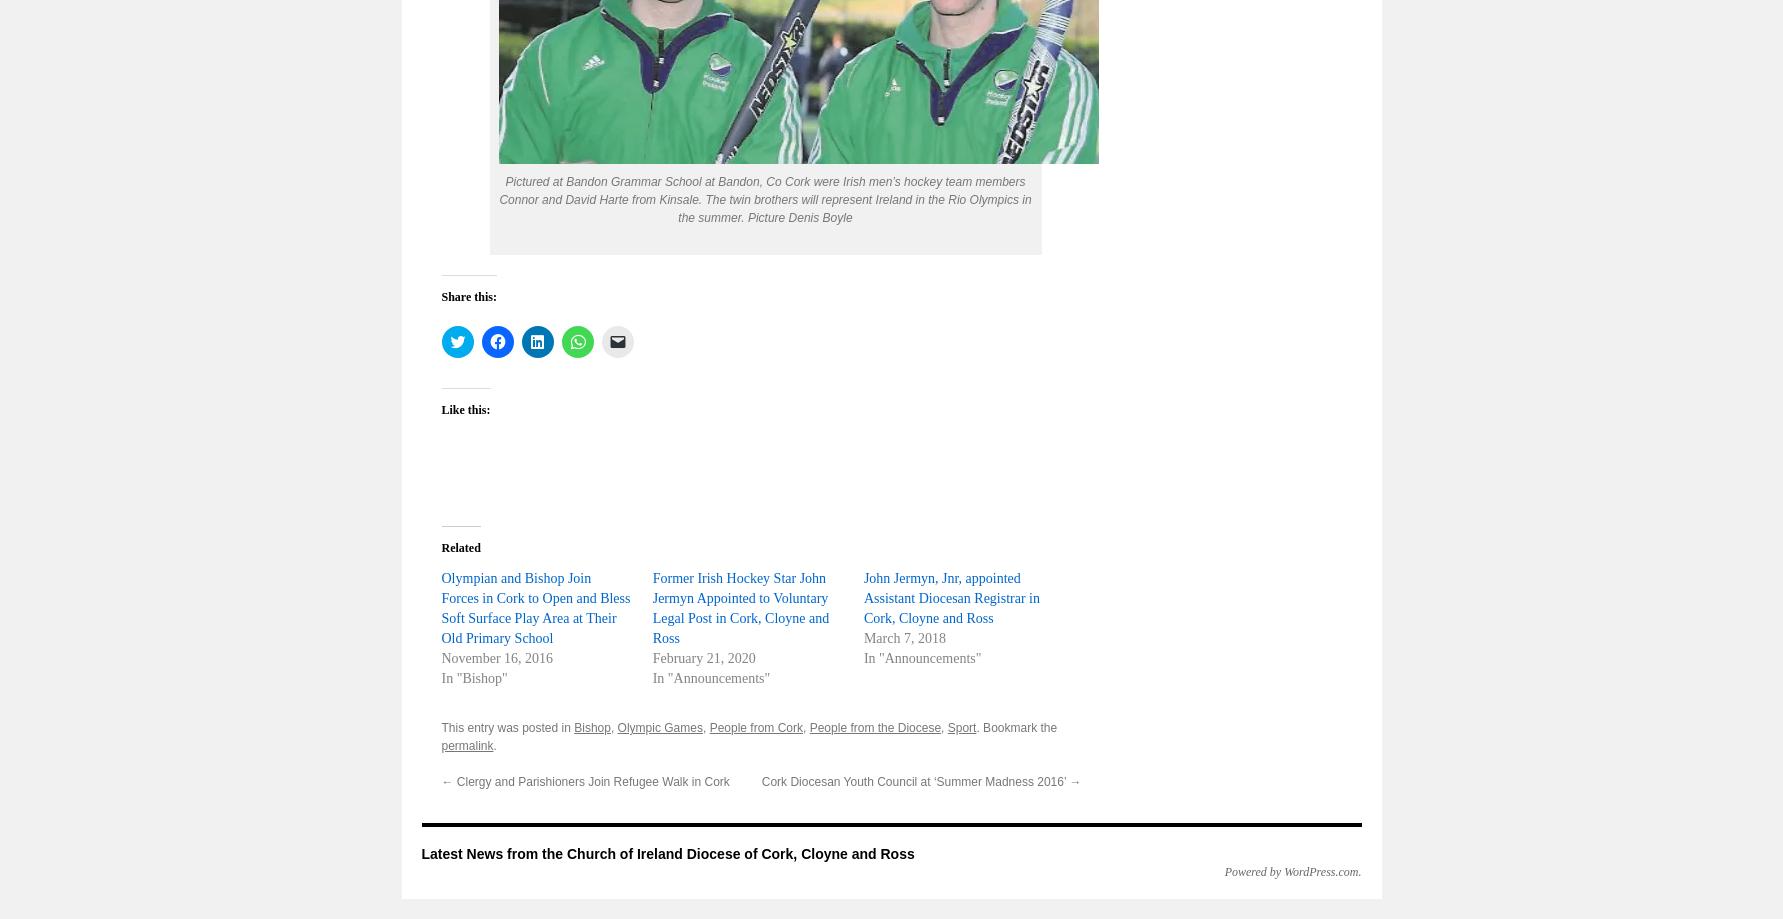  Describe the element at coordinates (498, 199) in the screenshot. I see `'Pictured at Bandon Grammar School at Bandon, Co Cork were Irish men’s hockey team members Connor and David Harte from Kinsale. The twin brothers will represent Ireland in the Rio Olympics in the summer. Picture Denis Boyle'` at that location.